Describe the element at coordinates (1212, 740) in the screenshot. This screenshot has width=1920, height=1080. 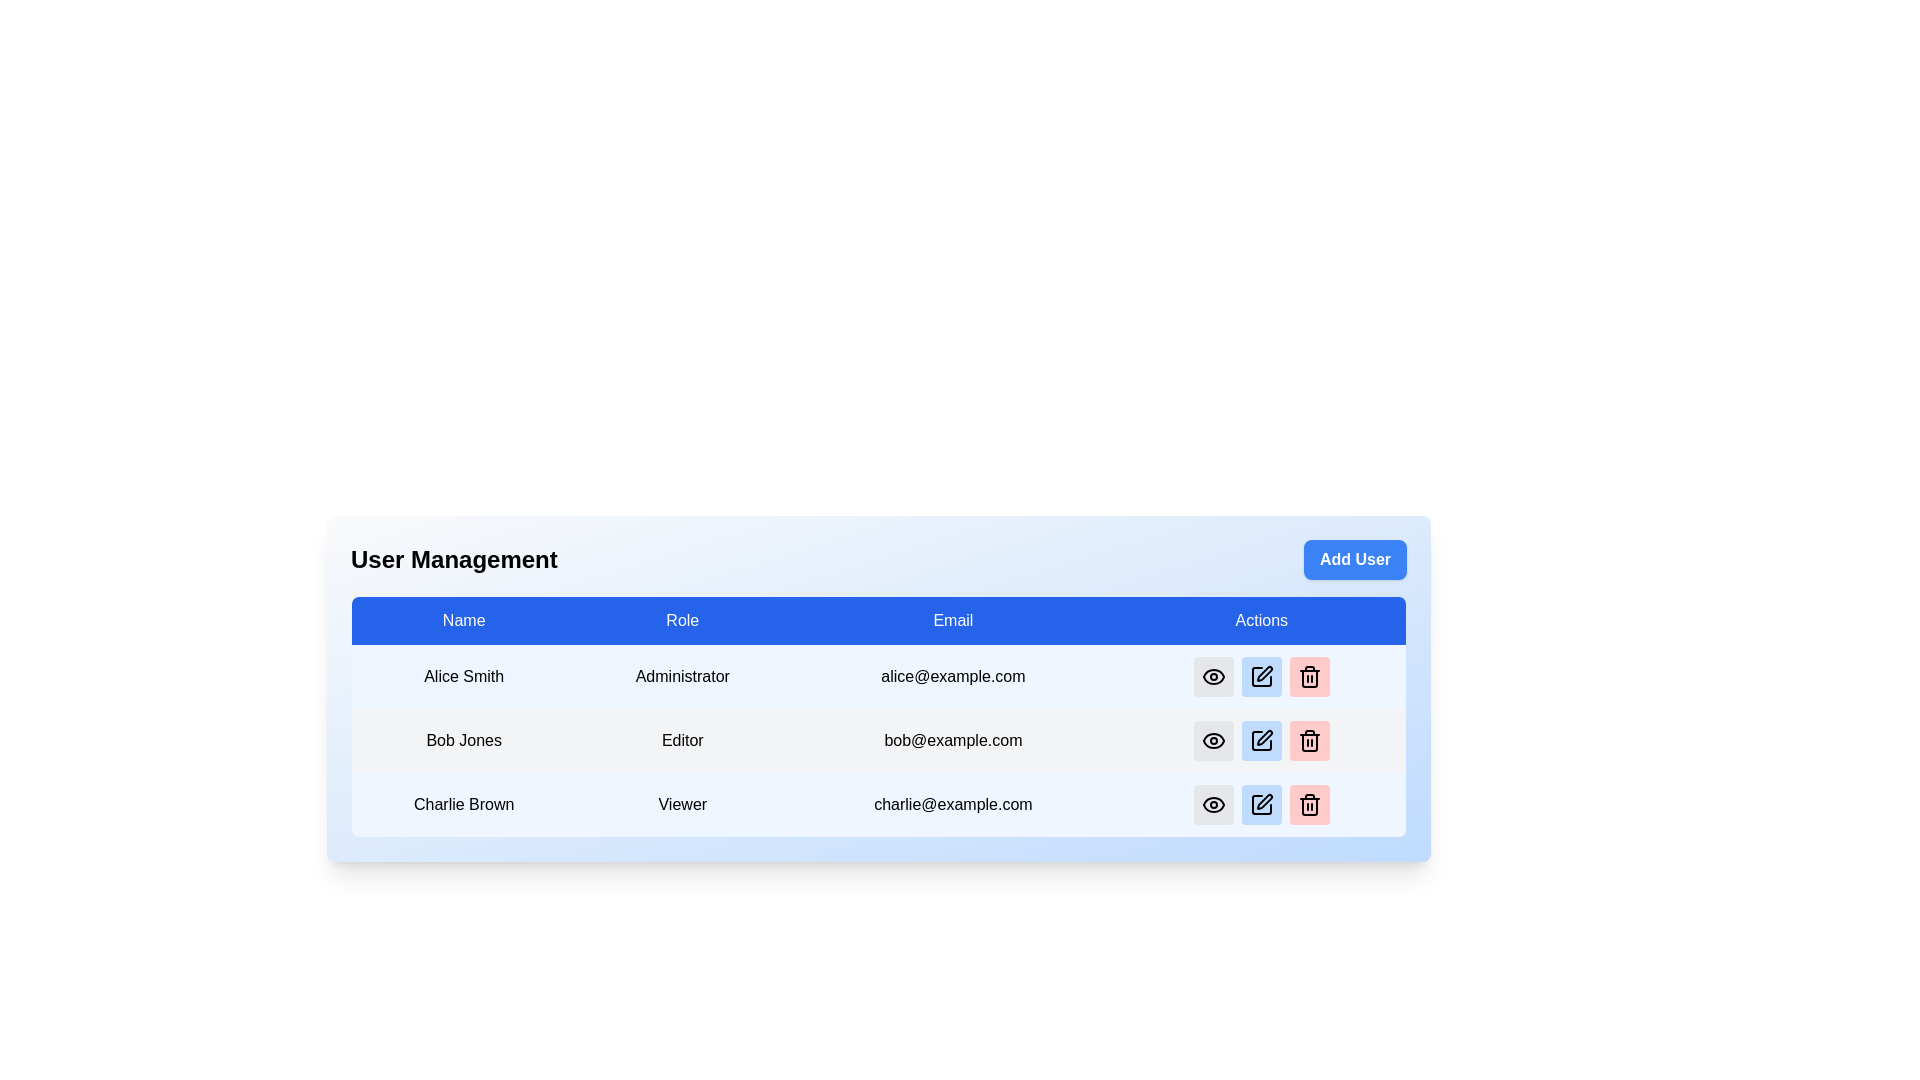
I see `the eye icon button in the Actions column of the user table, located in the same row as the user 'Bob Jones' and the email 'bob@example.com'` at that location.